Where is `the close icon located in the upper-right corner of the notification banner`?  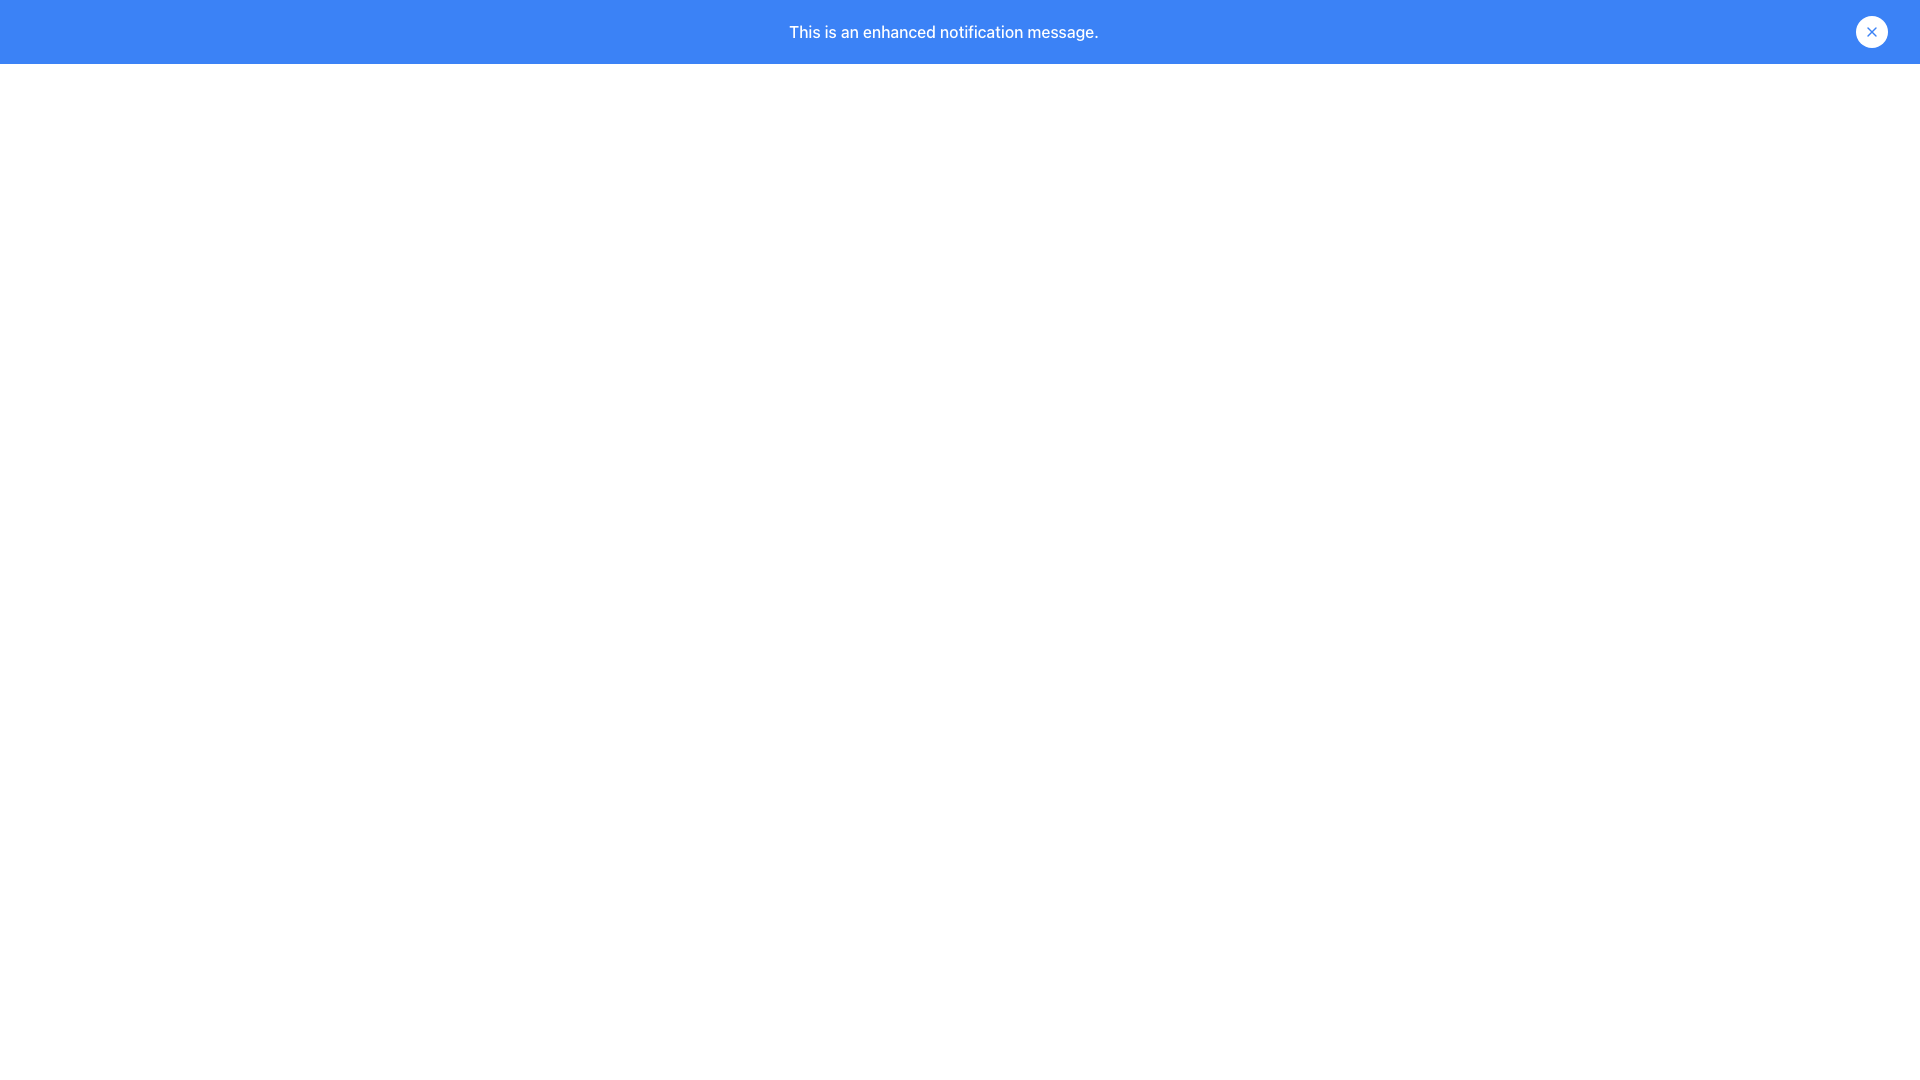 the close icon located in the upper-right corner of the notification banner is located at coordinates (1871, 31).